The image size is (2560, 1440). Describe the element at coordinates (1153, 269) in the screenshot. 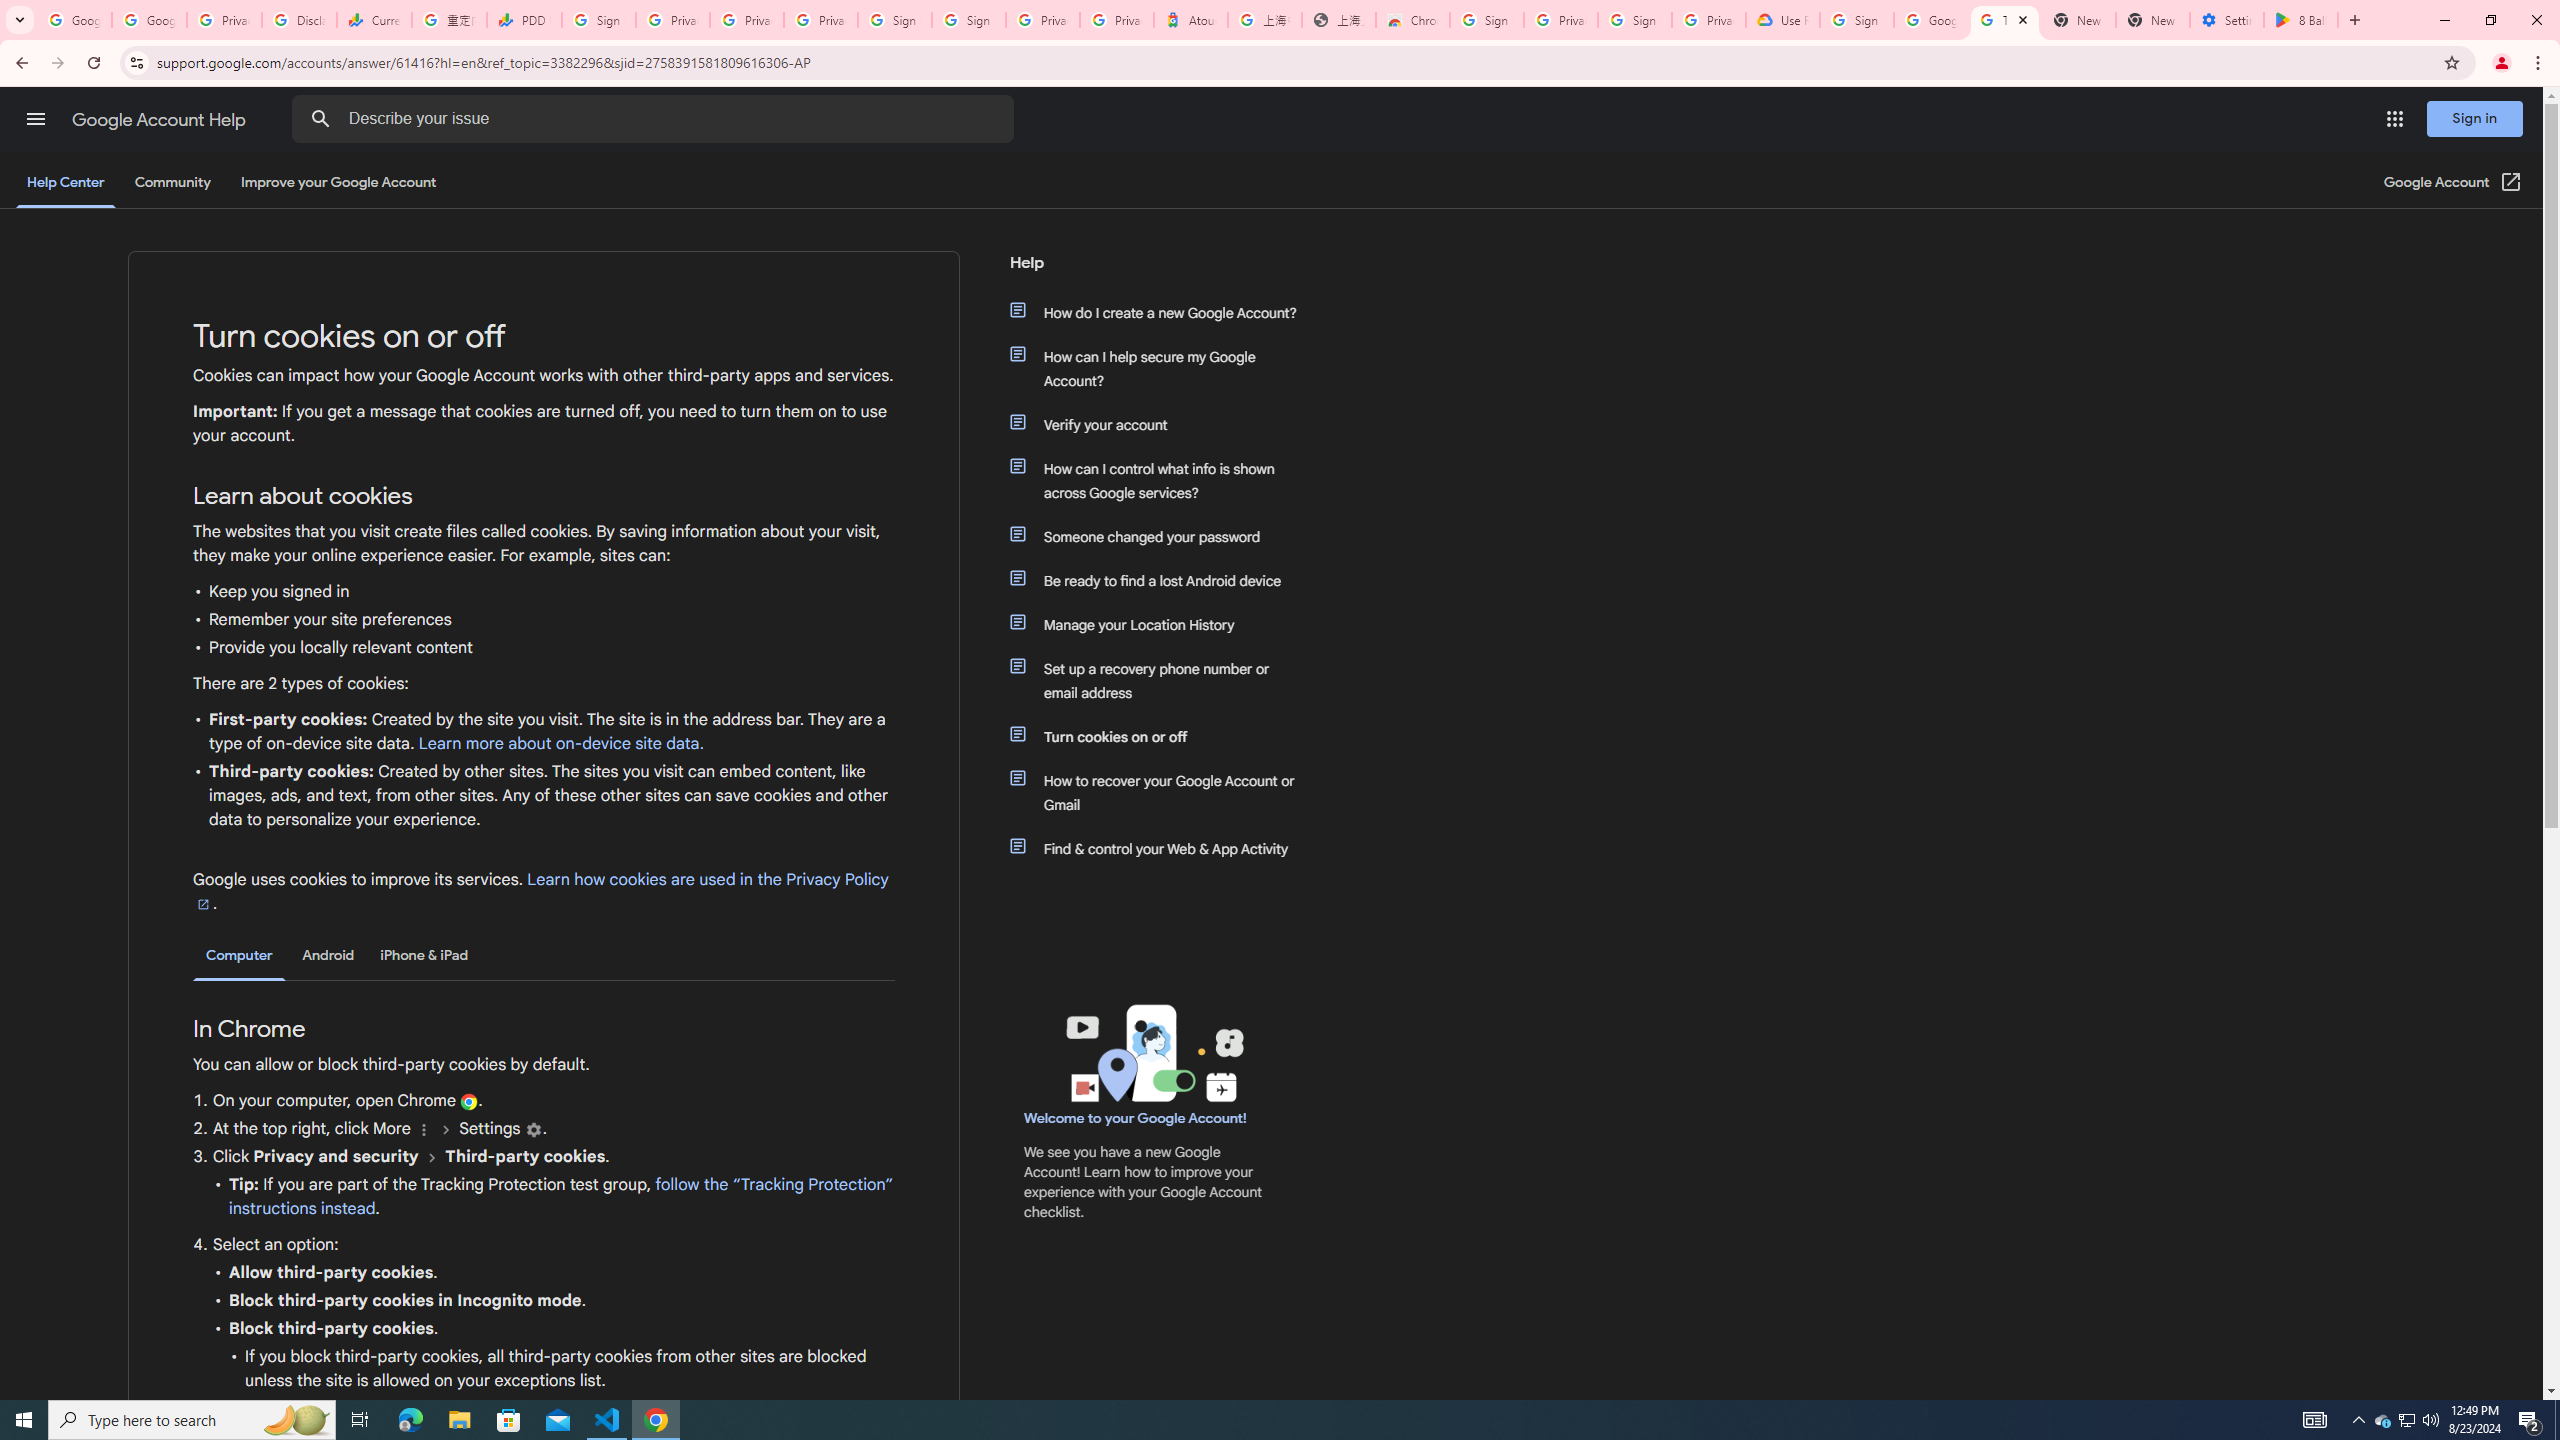

I see `'Help'` at that location.